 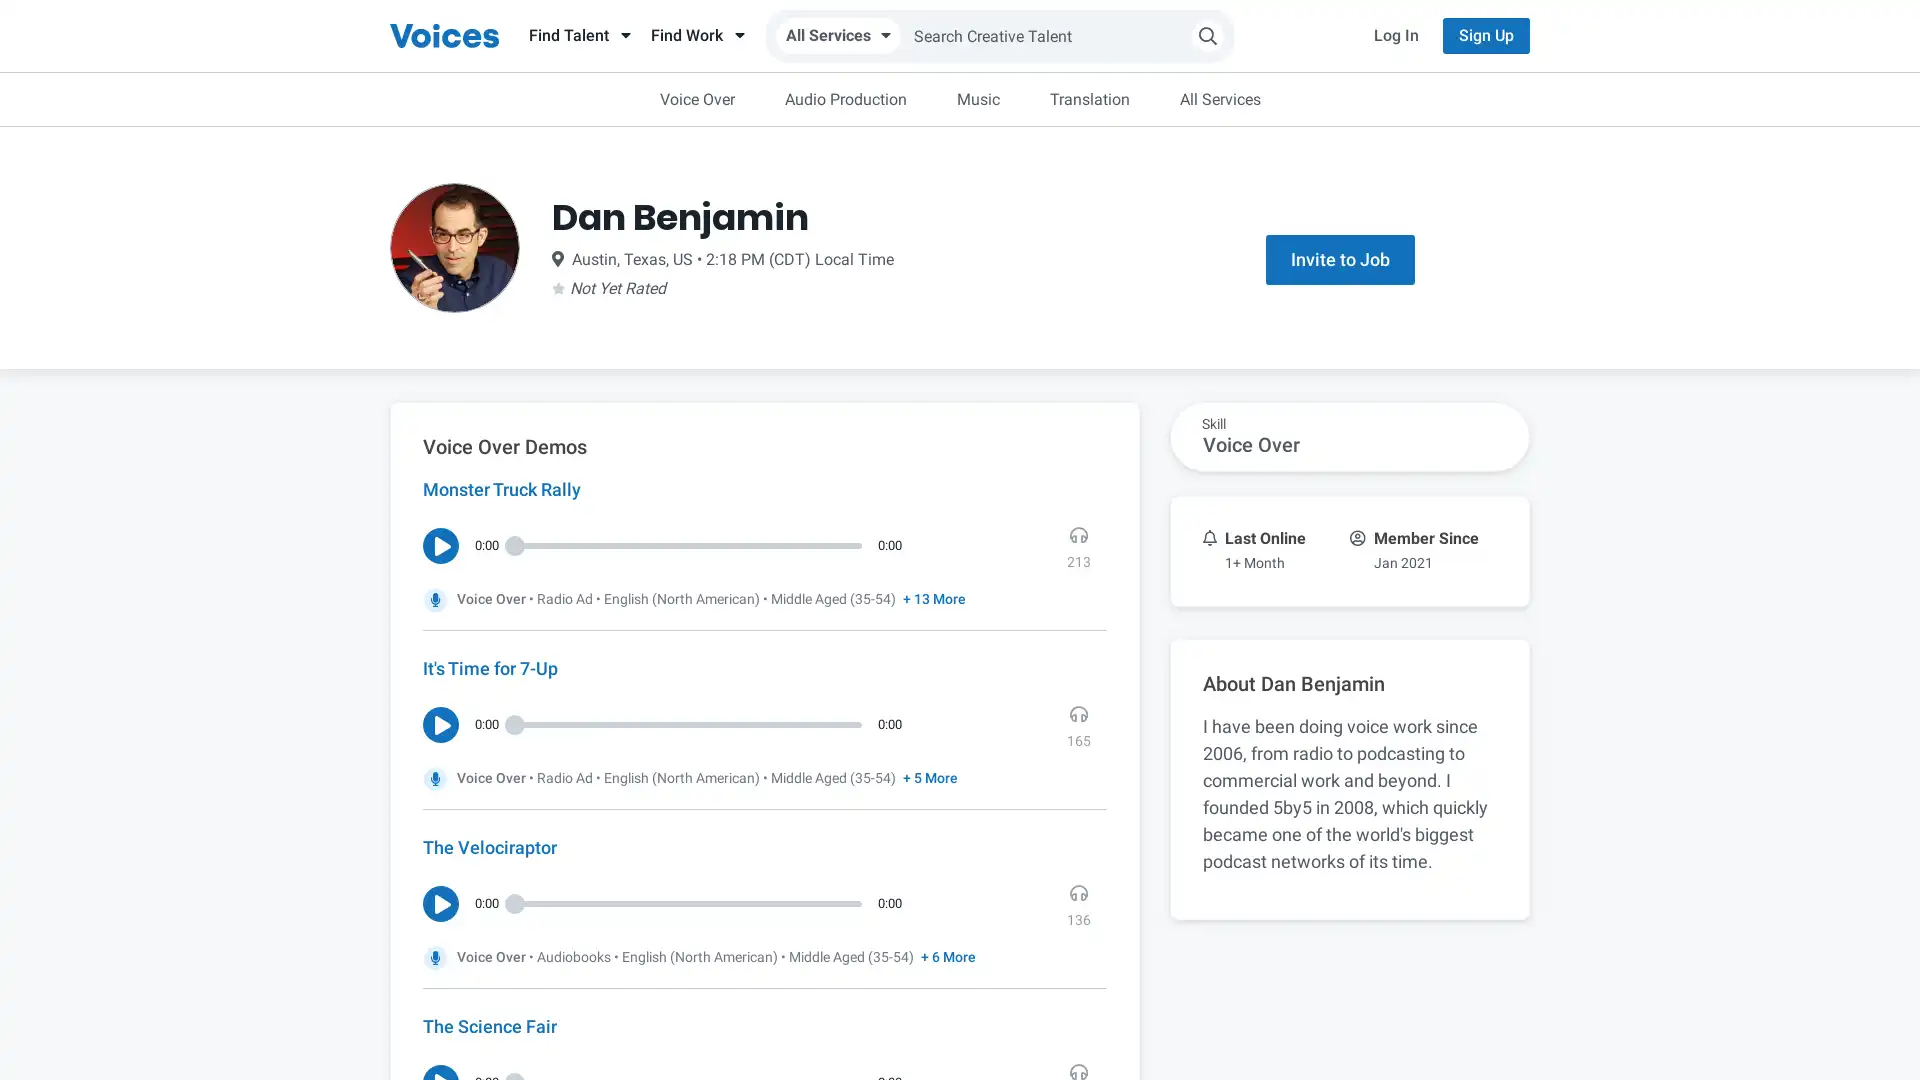 I want to click on Invite to Job, so click(x=1339, y=258).